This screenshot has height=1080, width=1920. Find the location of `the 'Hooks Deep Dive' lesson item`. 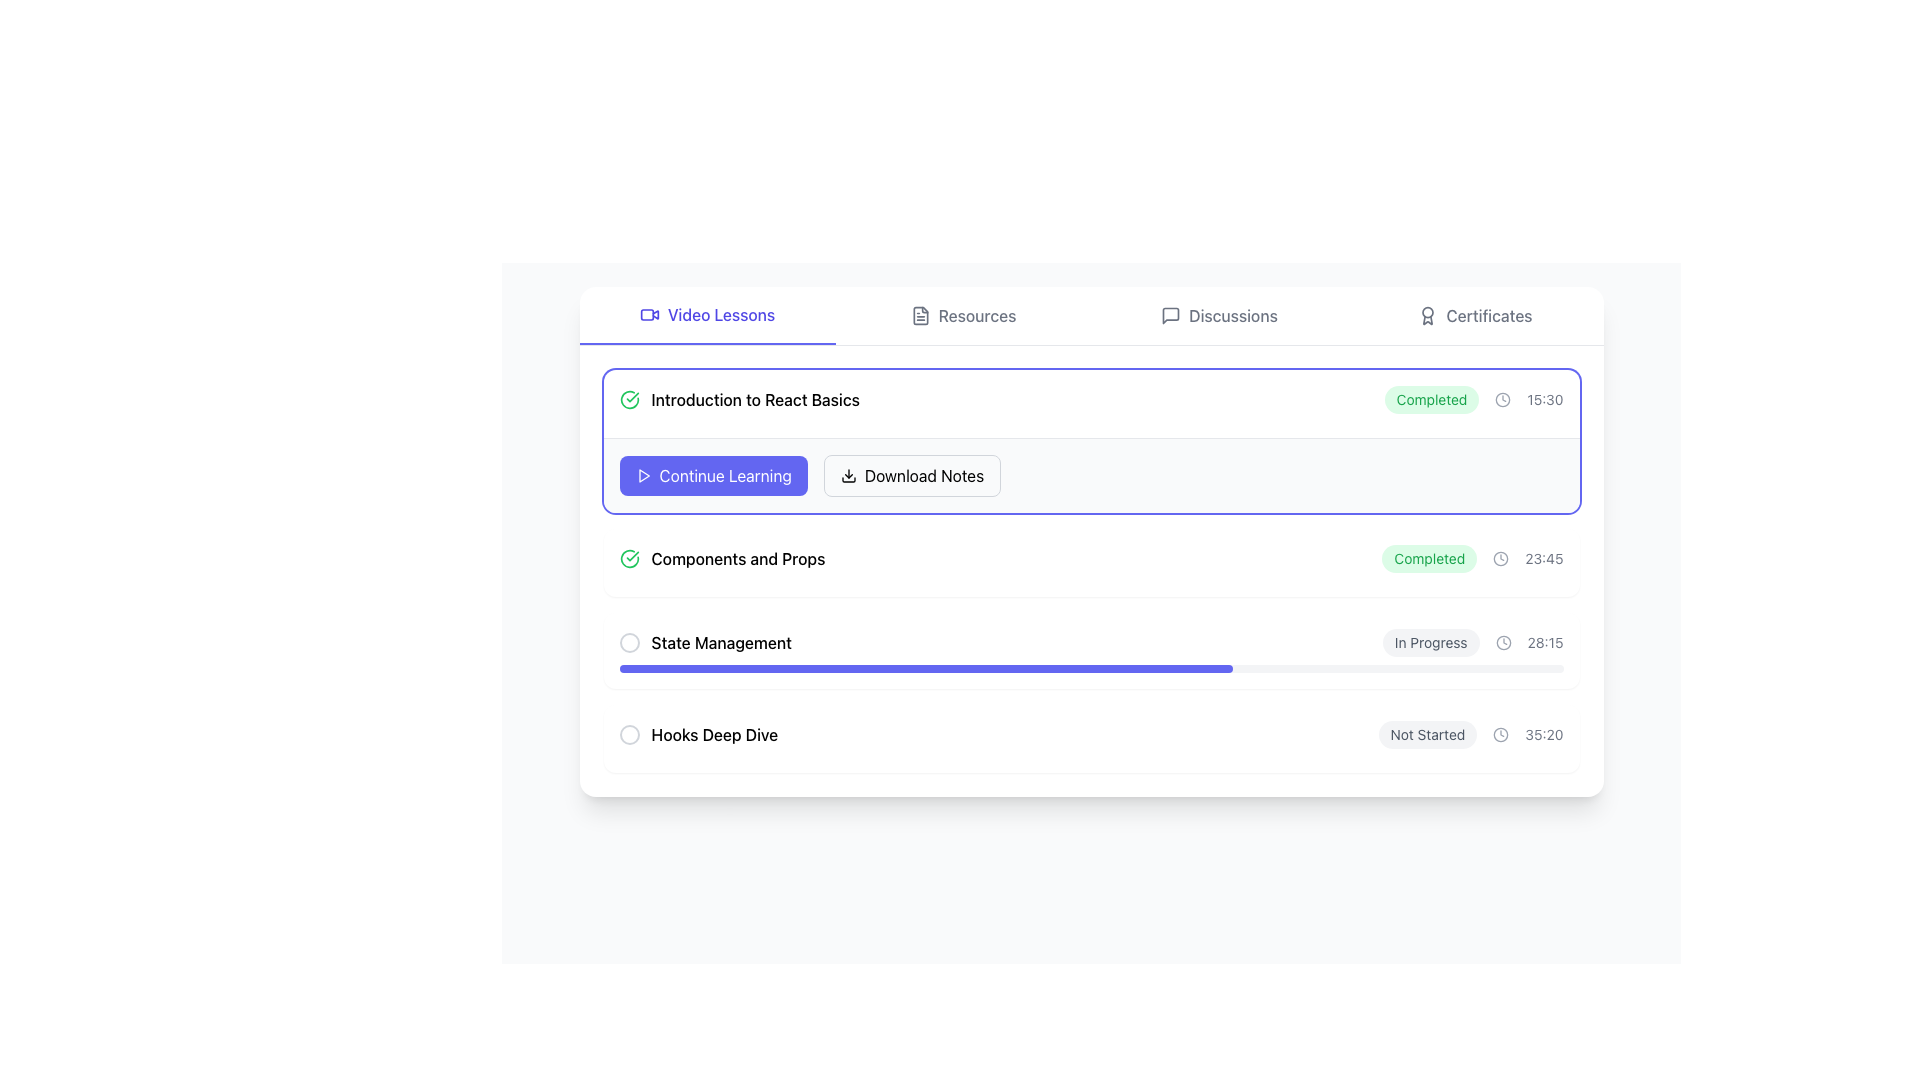

the 'Hooks Deep Dive' lesson item is located at coordinates (1090, 735).